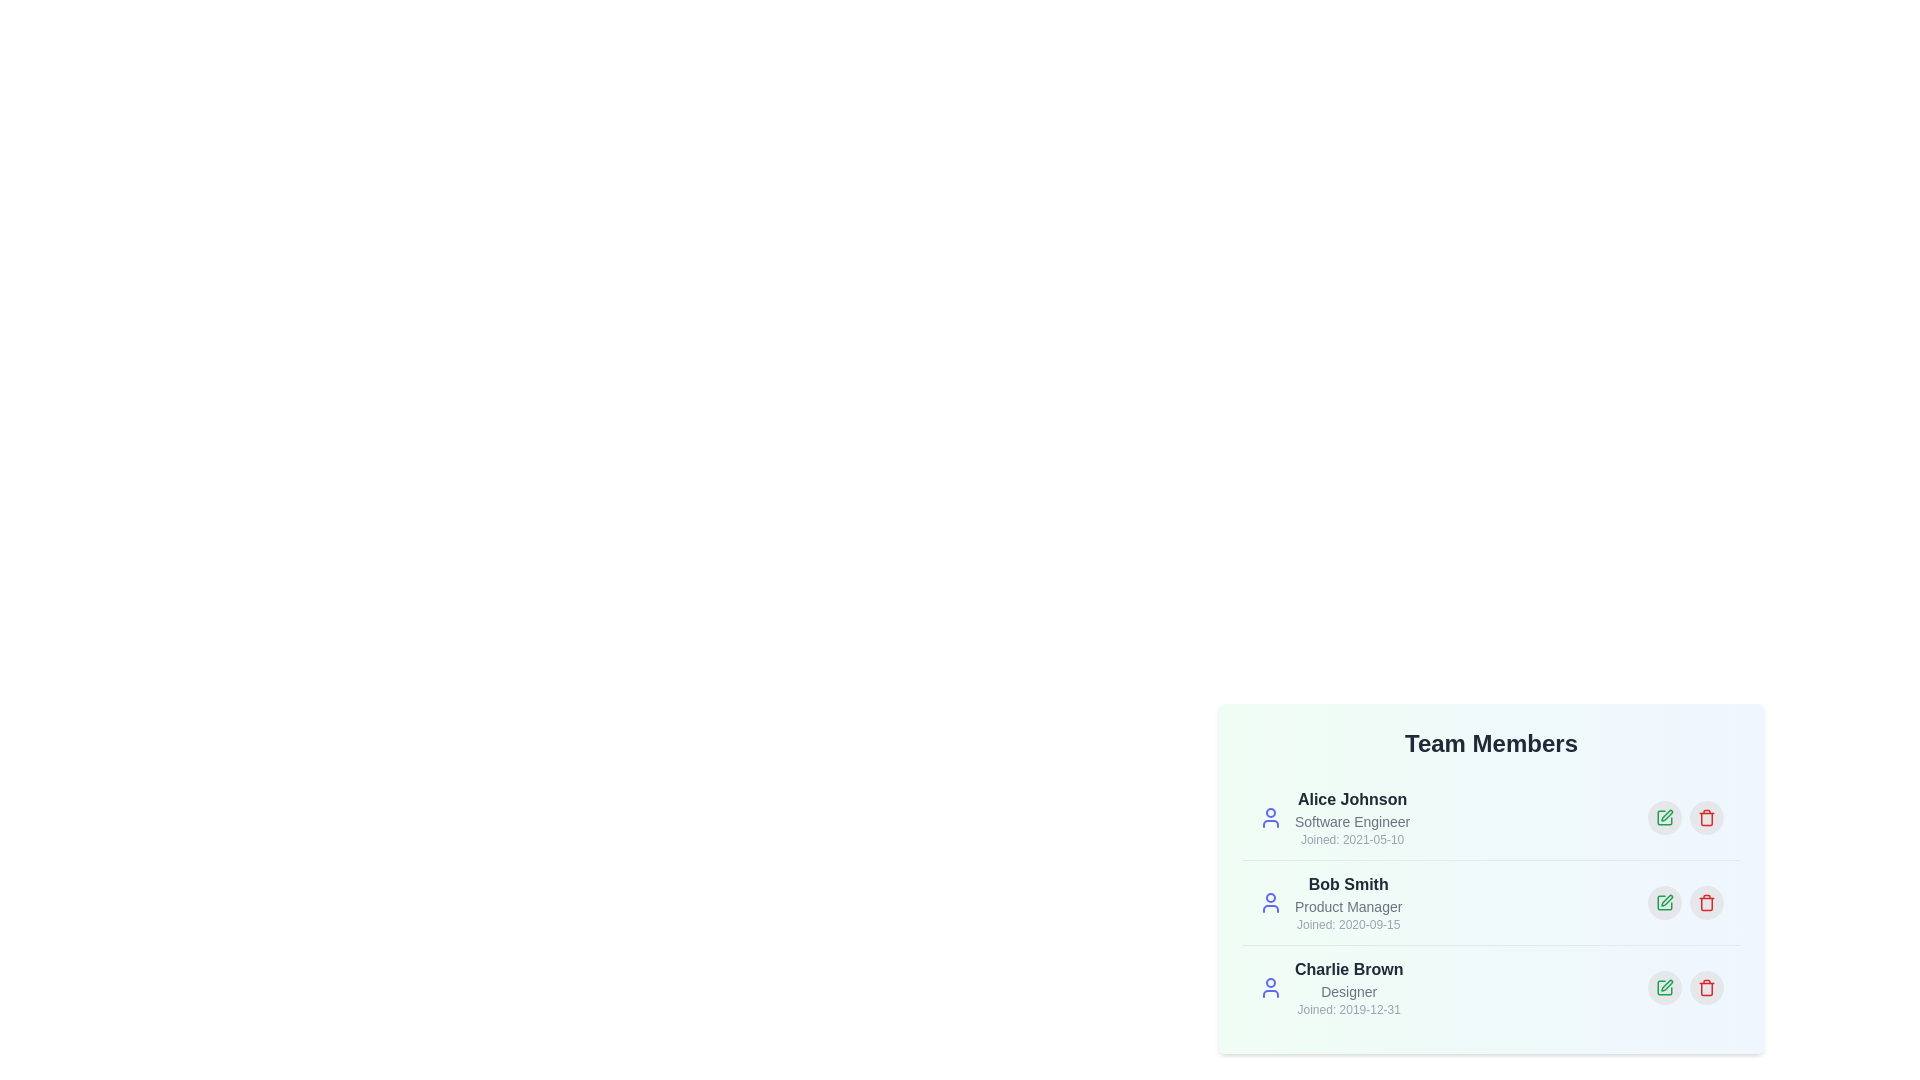 The height and width of the screenshot is (1080, 1920). Describe the element at coordinates (1491, 986) in the screenshot. I see `the profile entry corresponding to Charlie Brown` at that location.